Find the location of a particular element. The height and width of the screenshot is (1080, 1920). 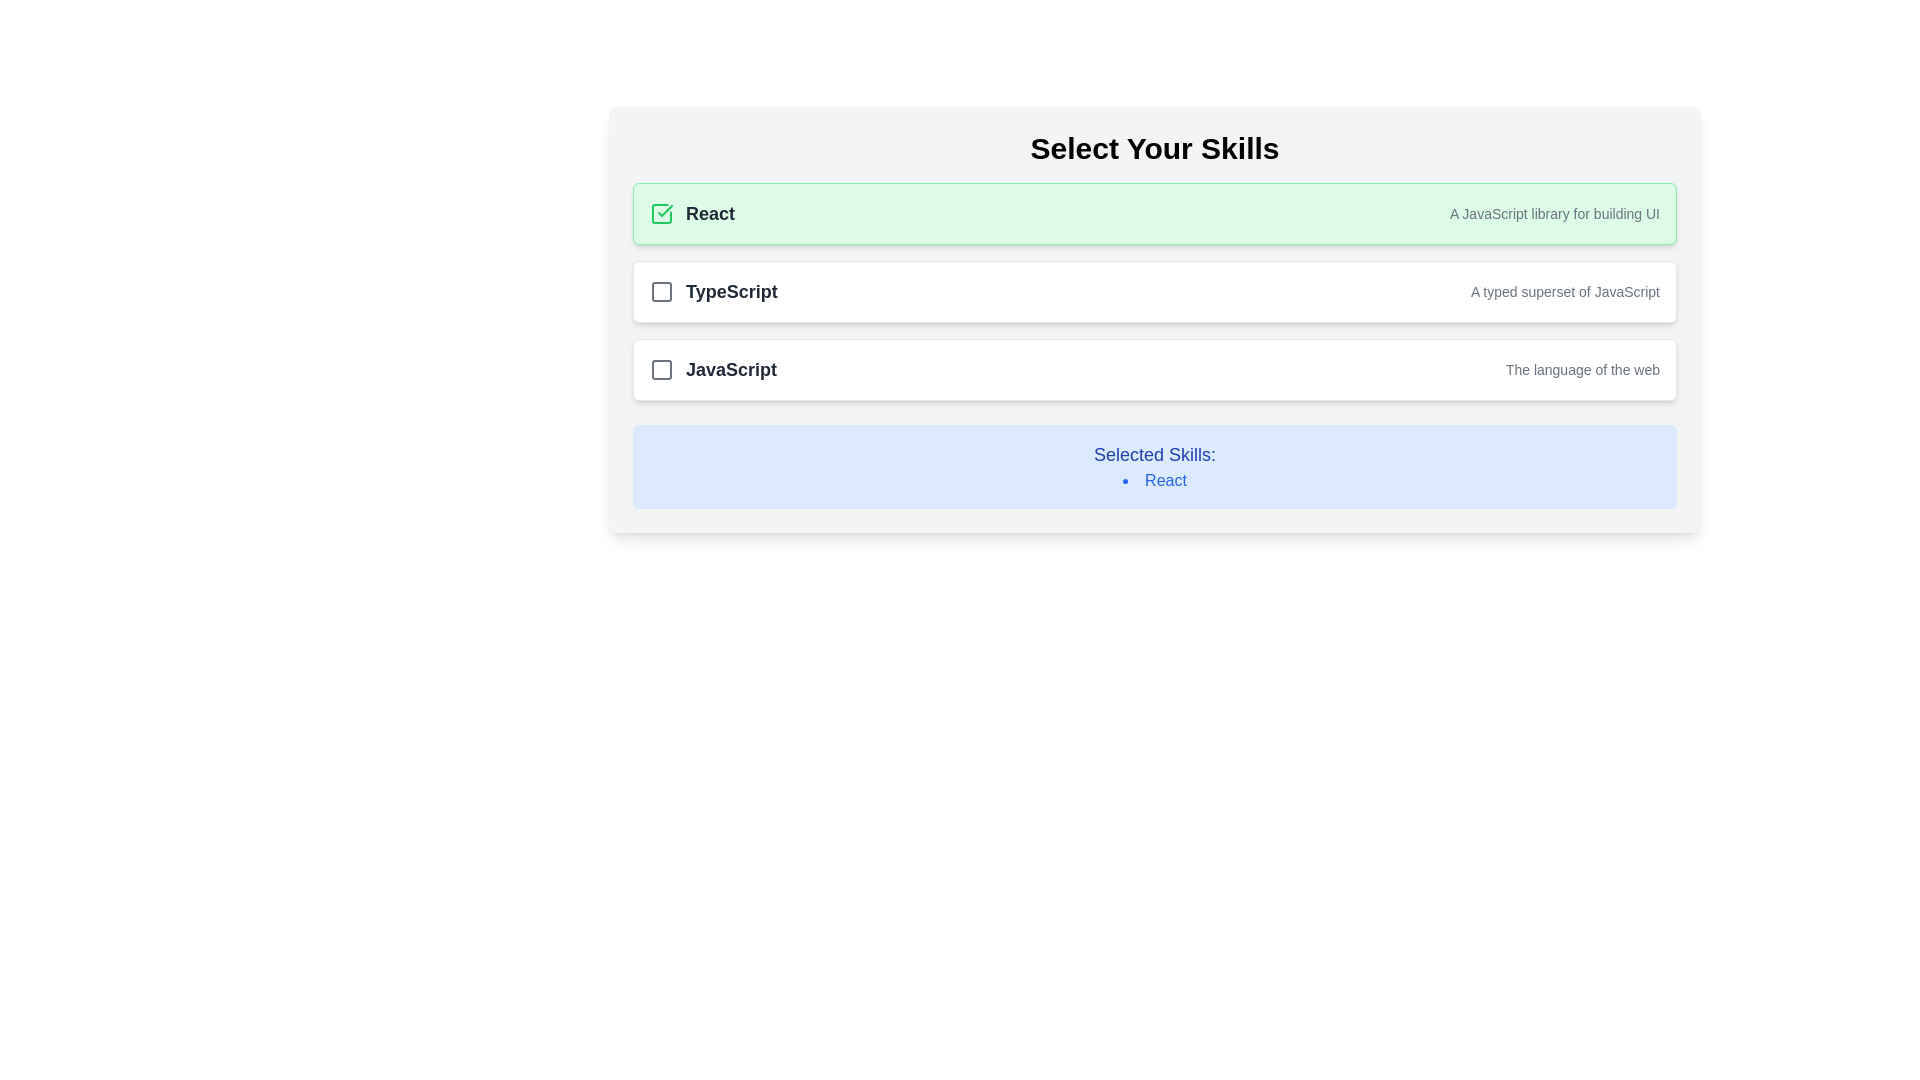

to toggle the checkbox for the 'TypeScript' option located in the second list item of the skills selection section is located at coordinates (662, 292).